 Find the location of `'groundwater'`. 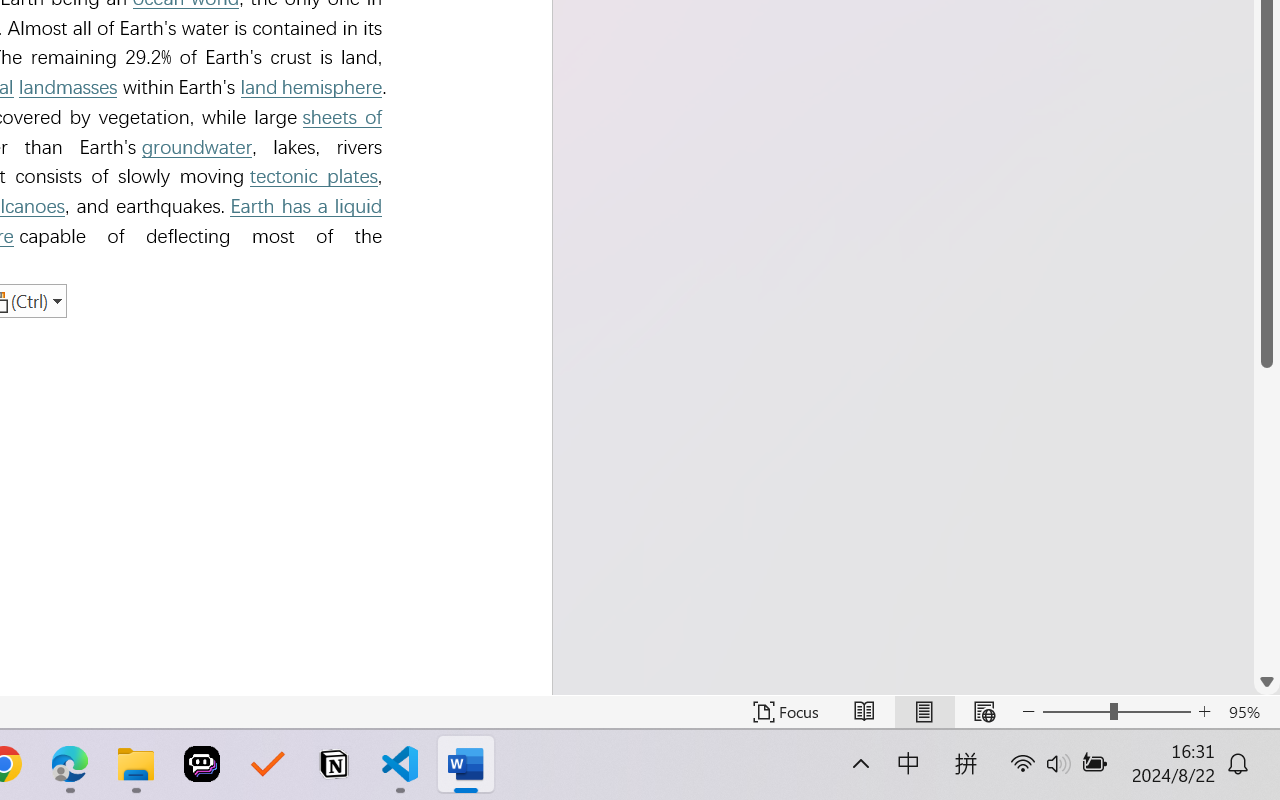

'groundwater' is located at coordinates (197, 147).